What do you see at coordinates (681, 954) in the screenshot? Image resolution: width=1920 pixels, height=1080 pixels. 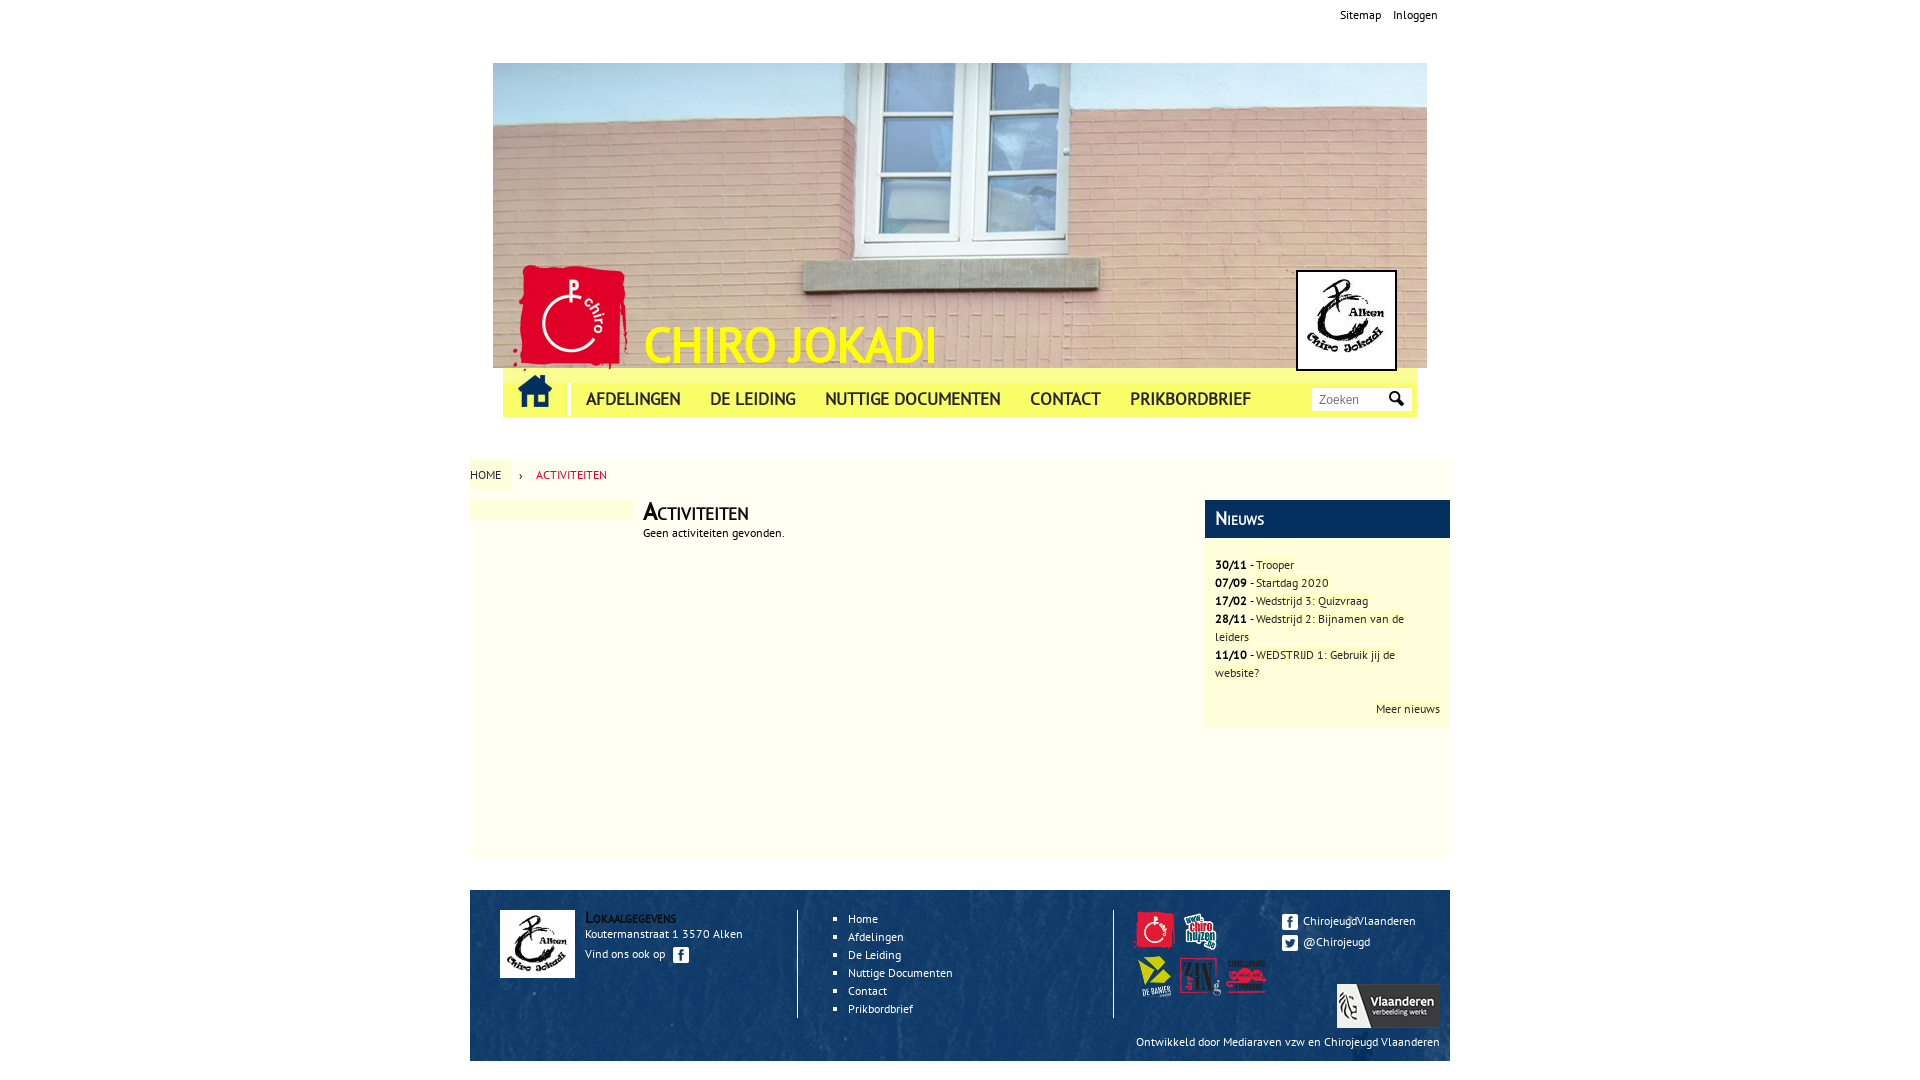 I see `'Facebook'` at bounding box center [681, 954].